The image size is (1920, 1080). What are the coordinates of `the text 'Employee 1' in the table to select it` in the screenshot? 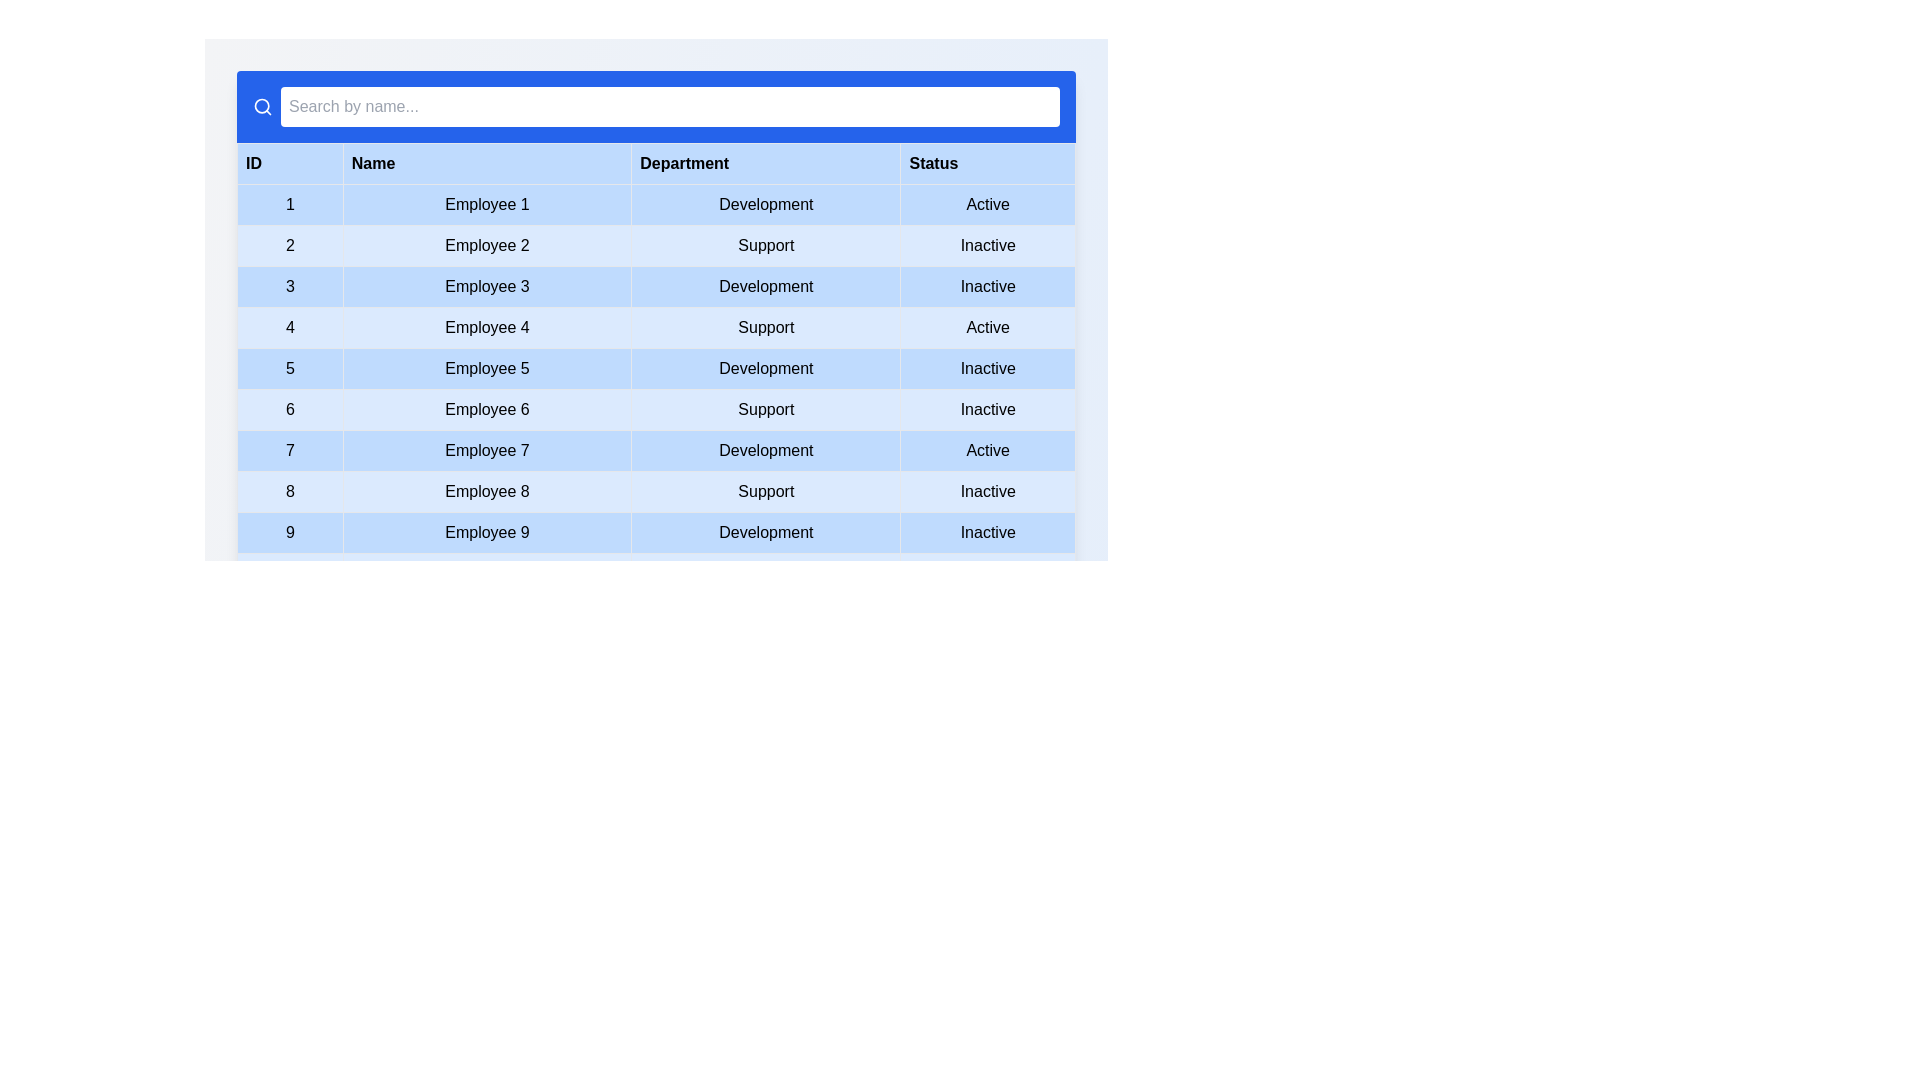 It's located at (486, 204).